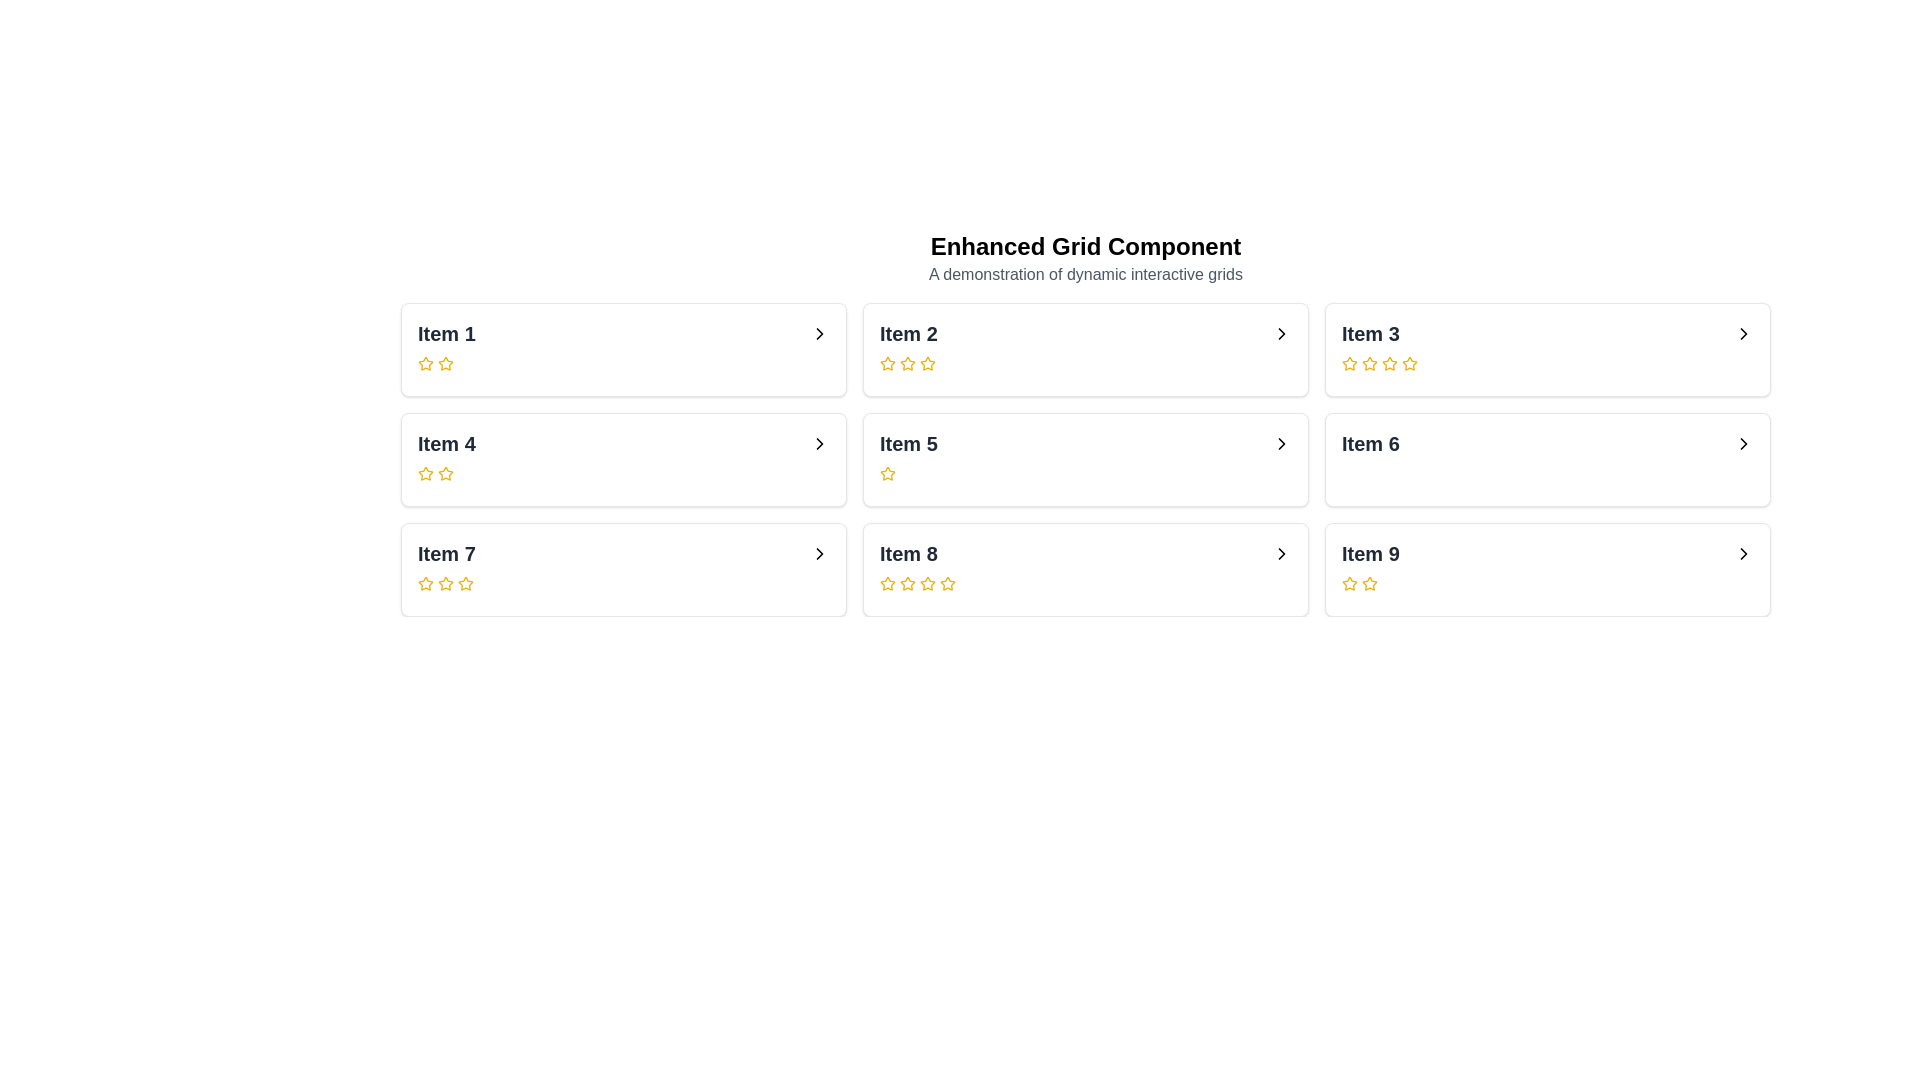  What do you see at coordinates (887, 583) in the screenshot?
I see `the first rating star in the rating section of 'Item 8'` at bounding box center [887, 583].